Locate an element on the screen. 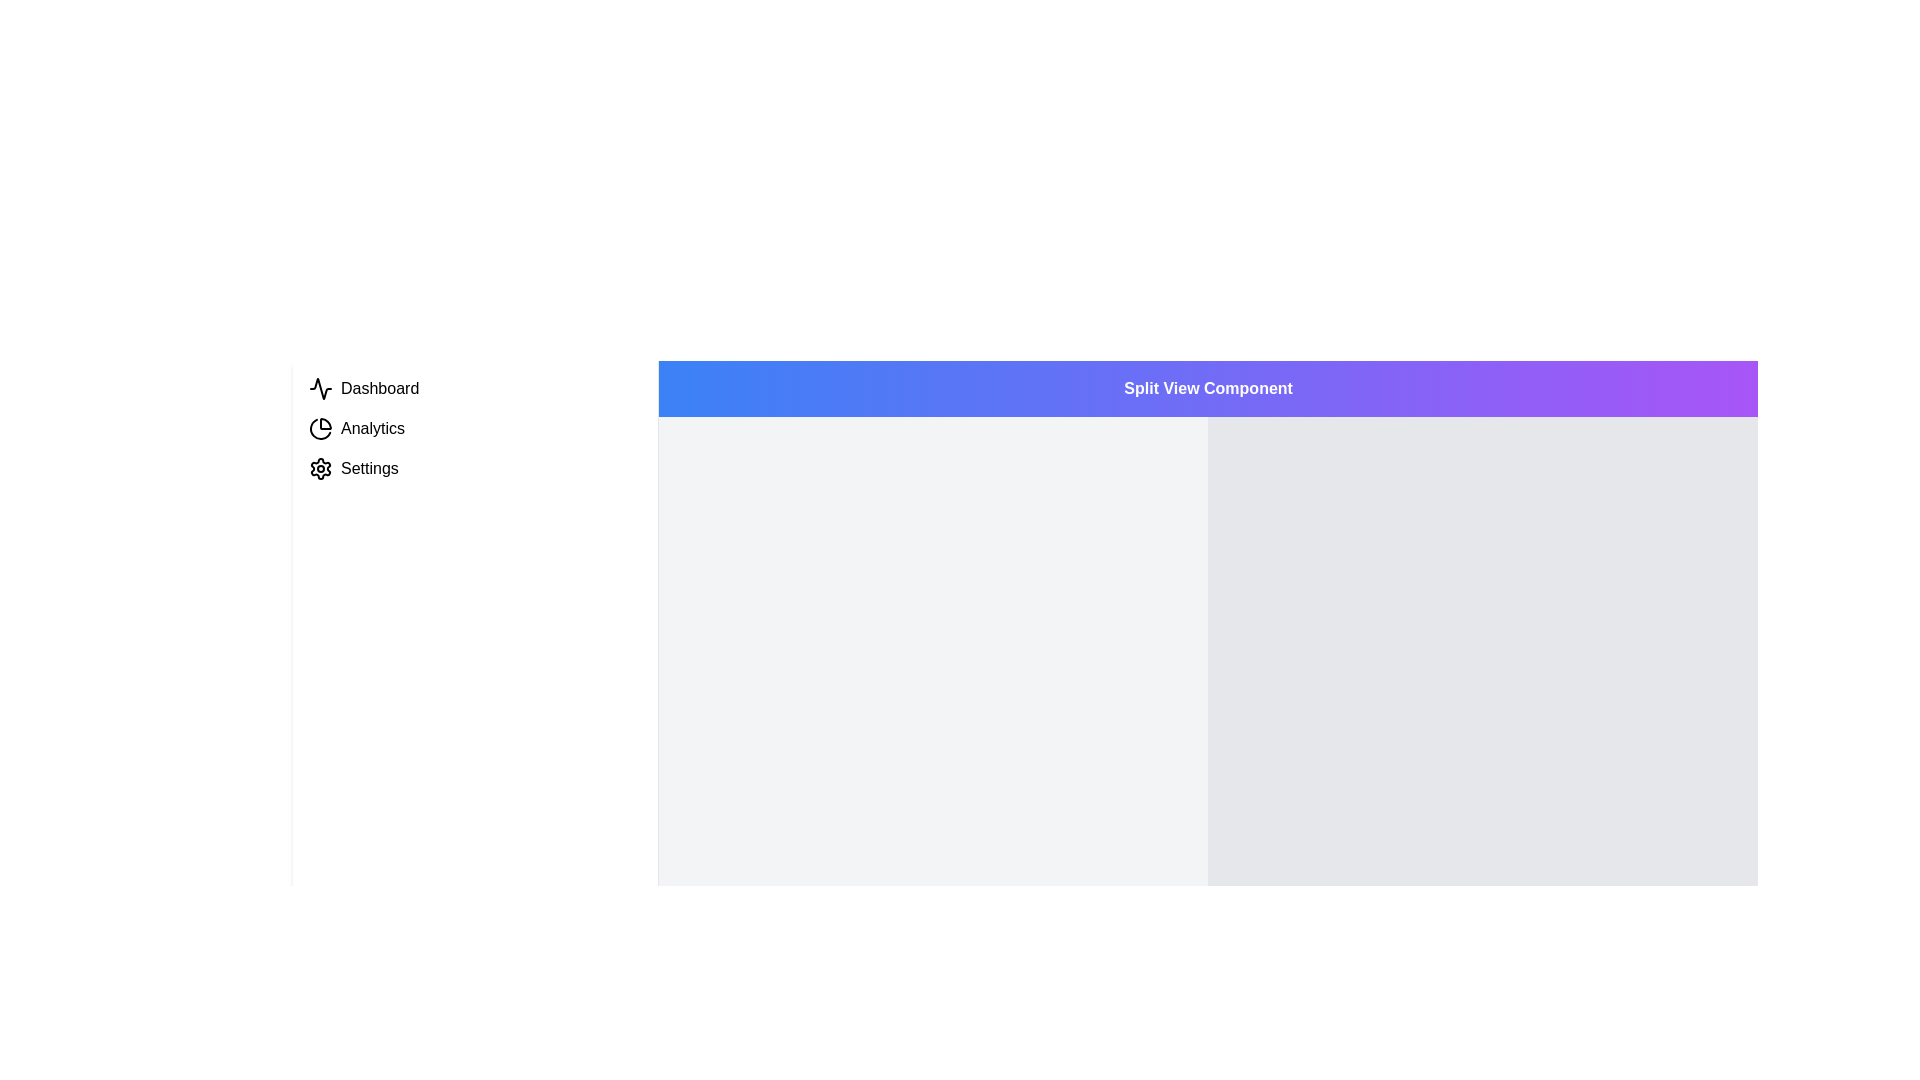  the circular gear-like icon with multiple radiating spokes located in the sidebar menu under the 'Settings' option is located at coordinates (321, 469).